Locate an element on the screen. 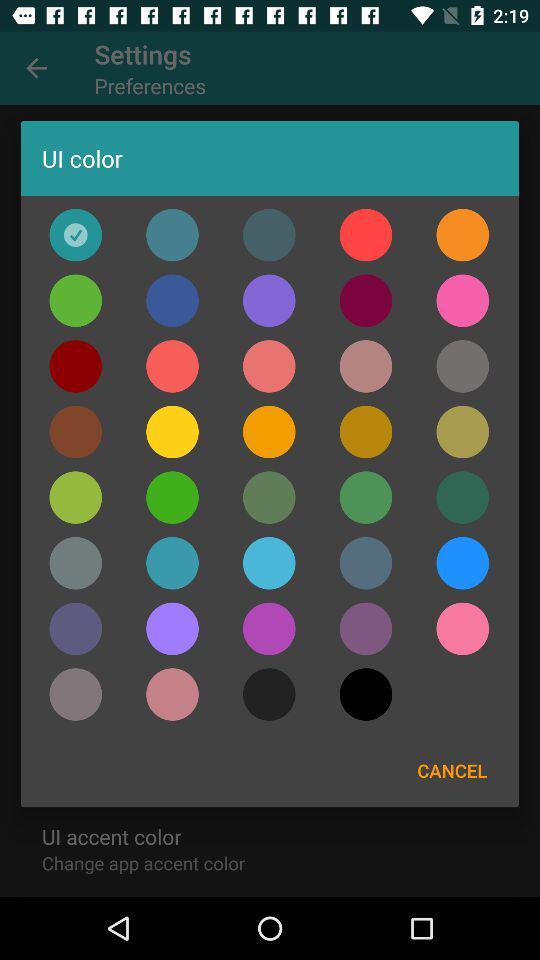 Image resolution: width=540 pixels, height=960 pixels. selects the color dark grey is located at coordinates (269, 694).